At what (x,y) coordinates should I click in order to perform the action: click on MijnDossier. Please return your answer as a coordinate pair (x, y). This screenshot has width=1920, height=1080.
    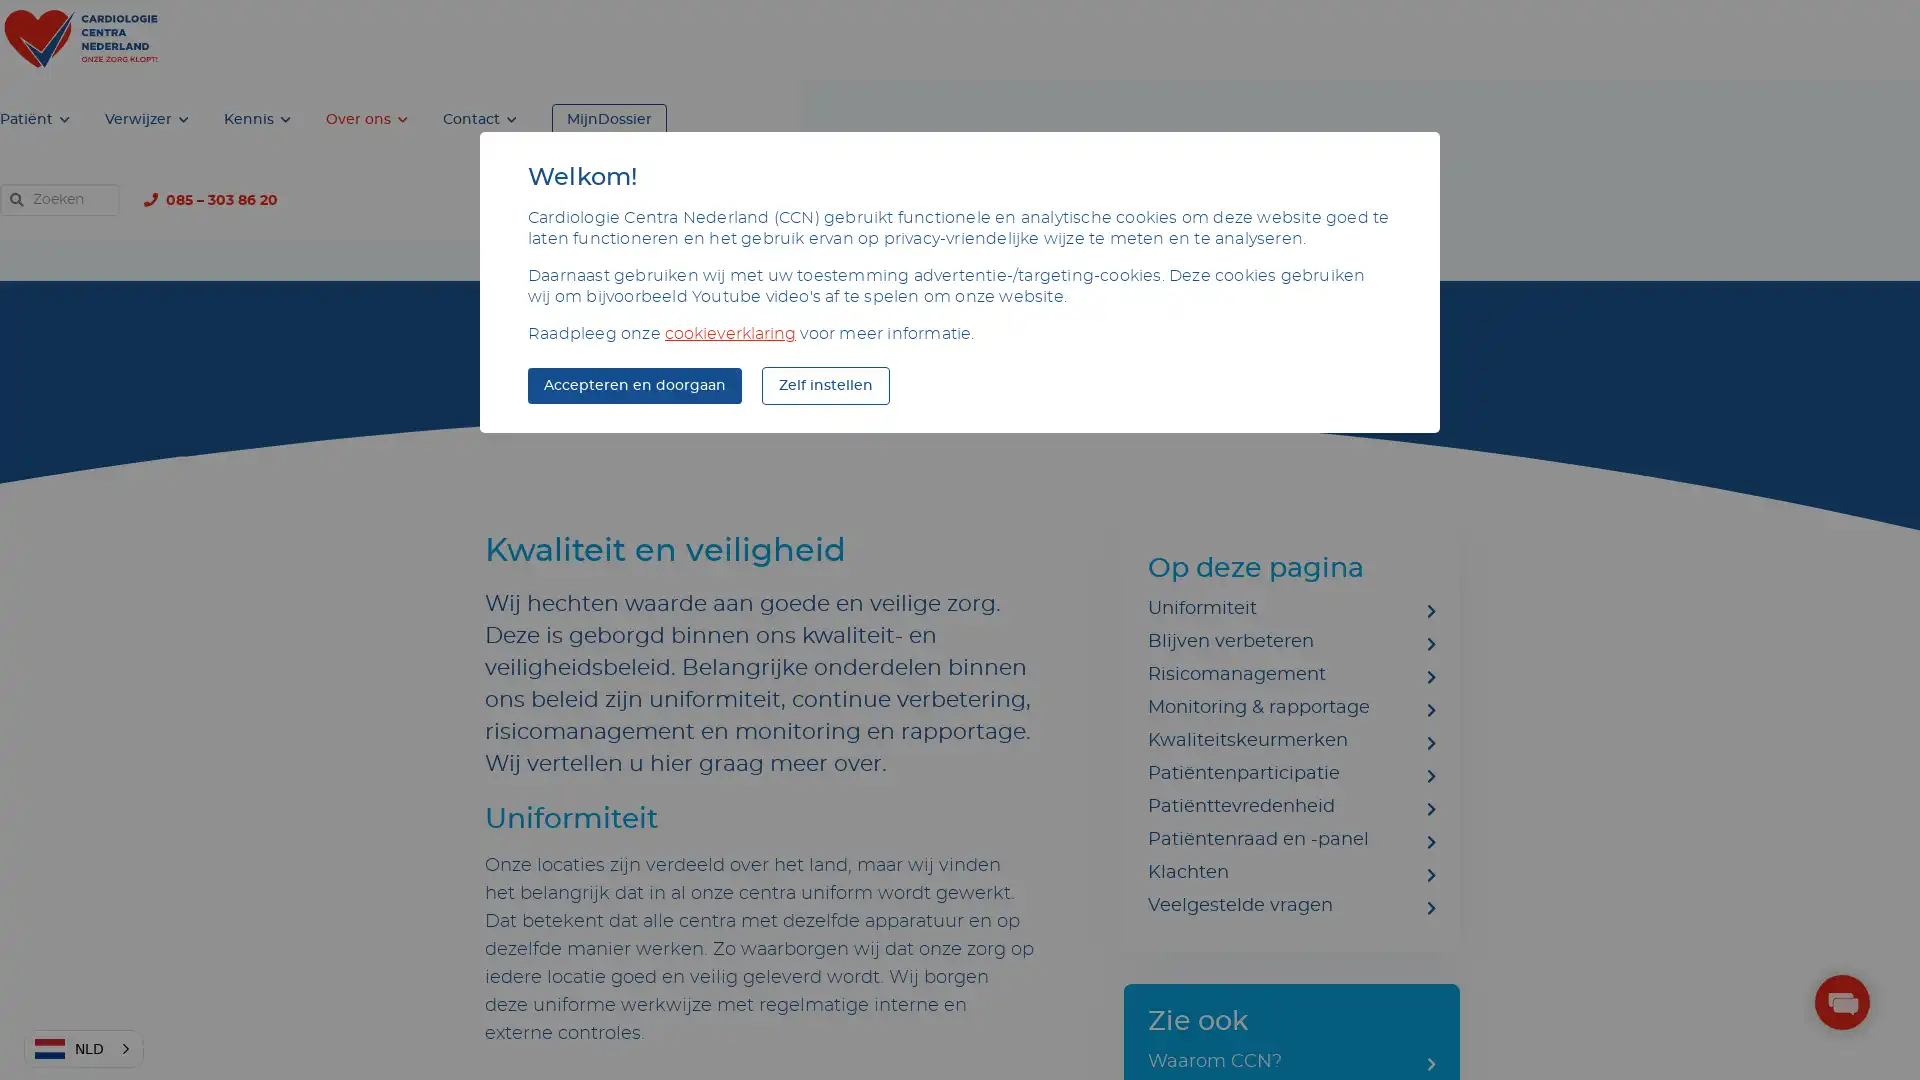
    Looking at the image, I should click on (1300, 39).